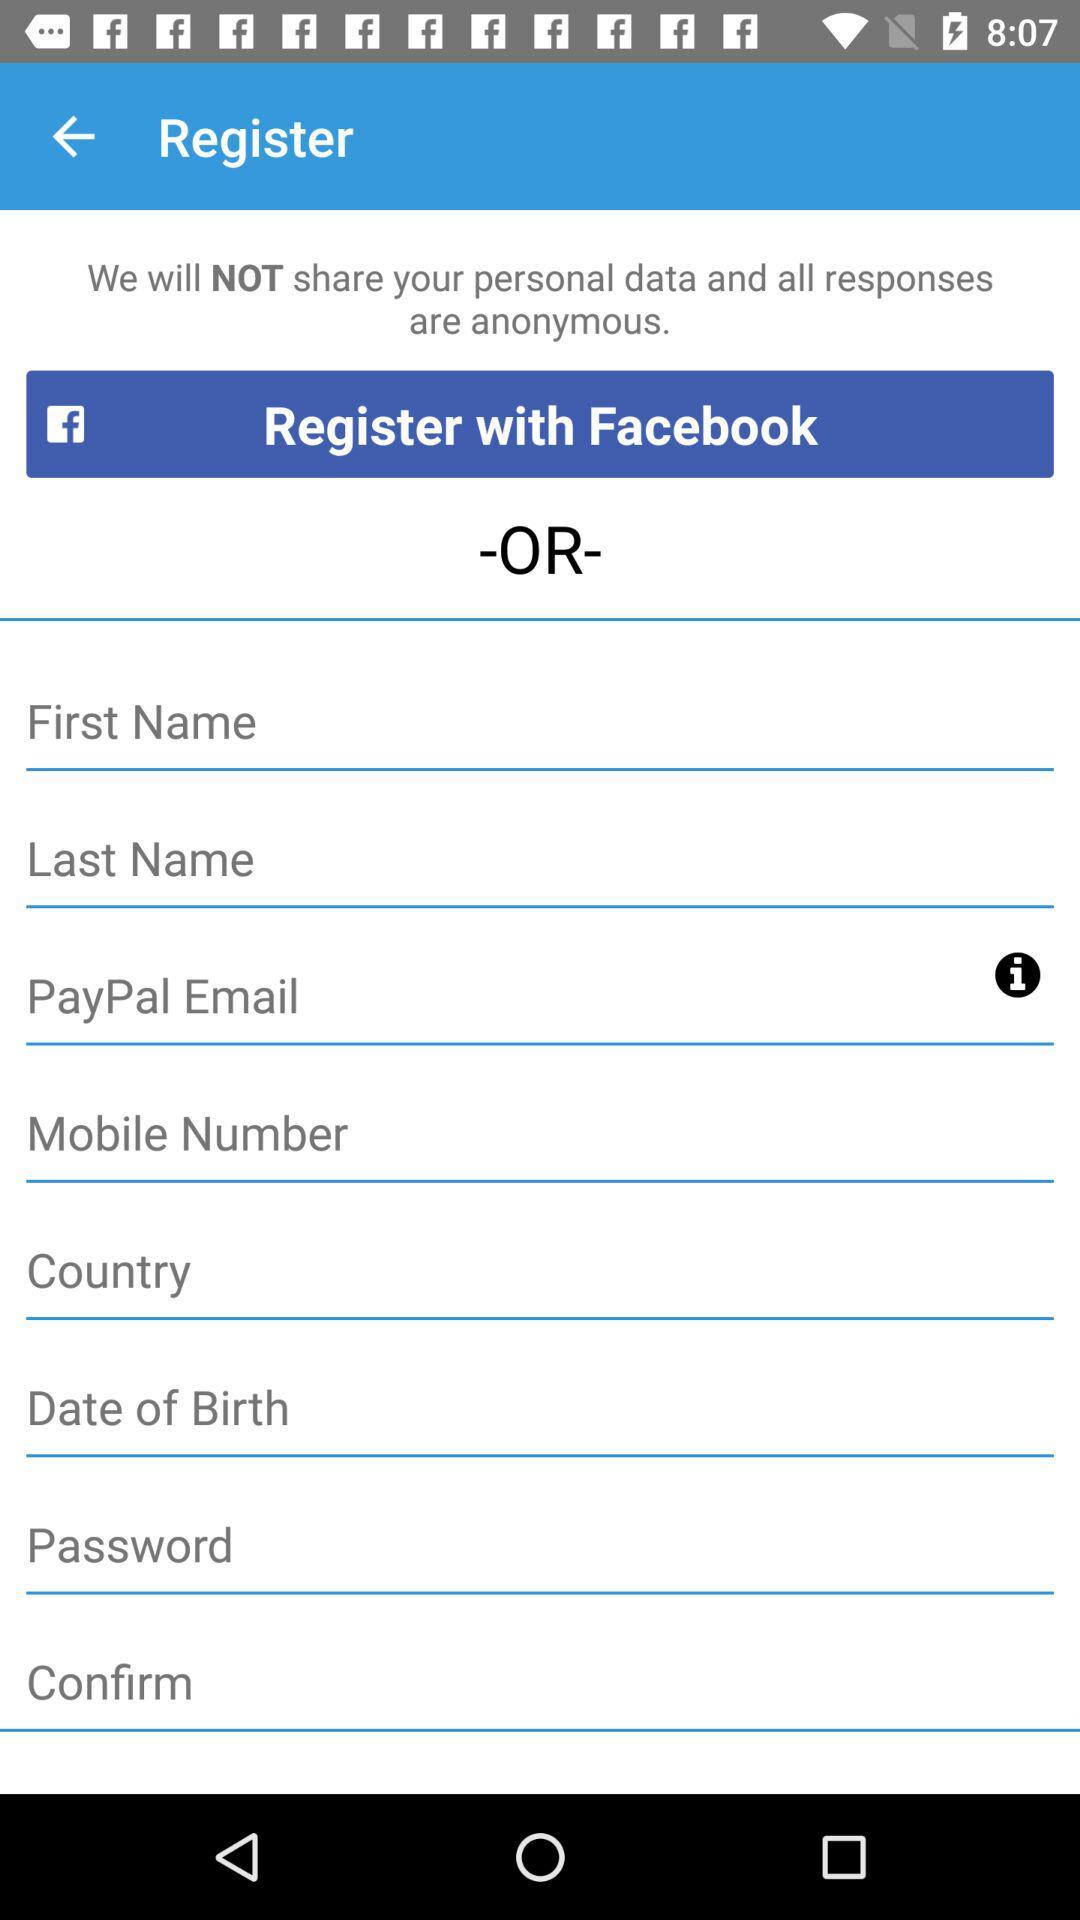  I want to click on it enter the country name, so click(540, 1270).